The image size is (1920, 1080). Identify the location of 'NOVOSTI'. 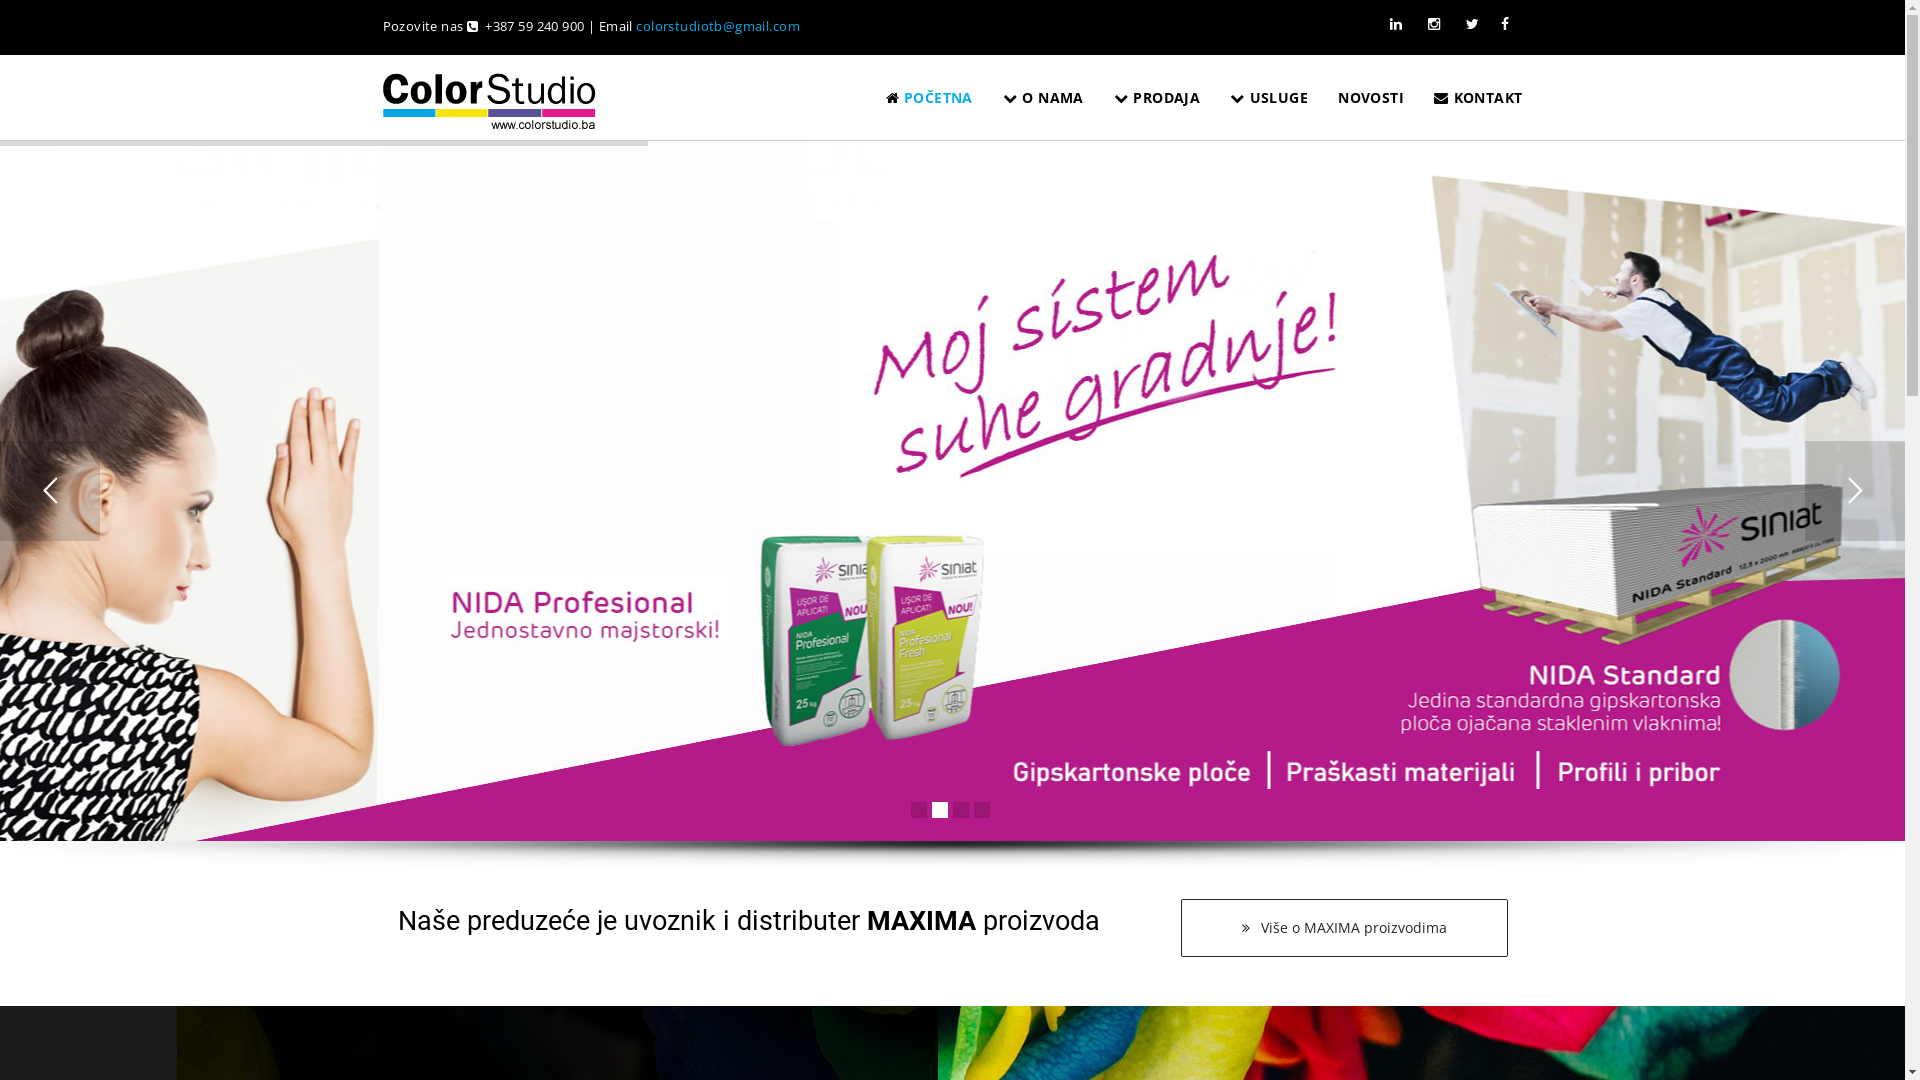
(1370, 97).